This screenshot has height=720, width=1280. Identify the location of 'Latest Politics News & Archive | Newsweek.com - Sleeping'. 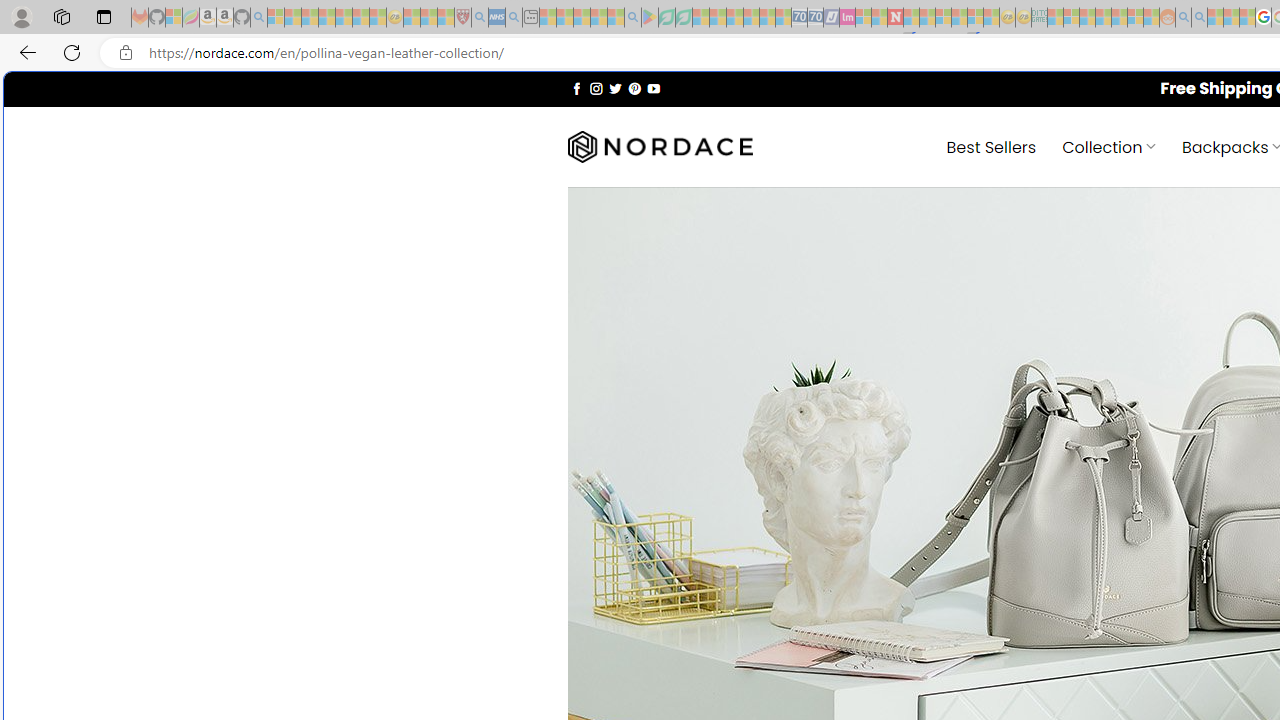
(894, 17).